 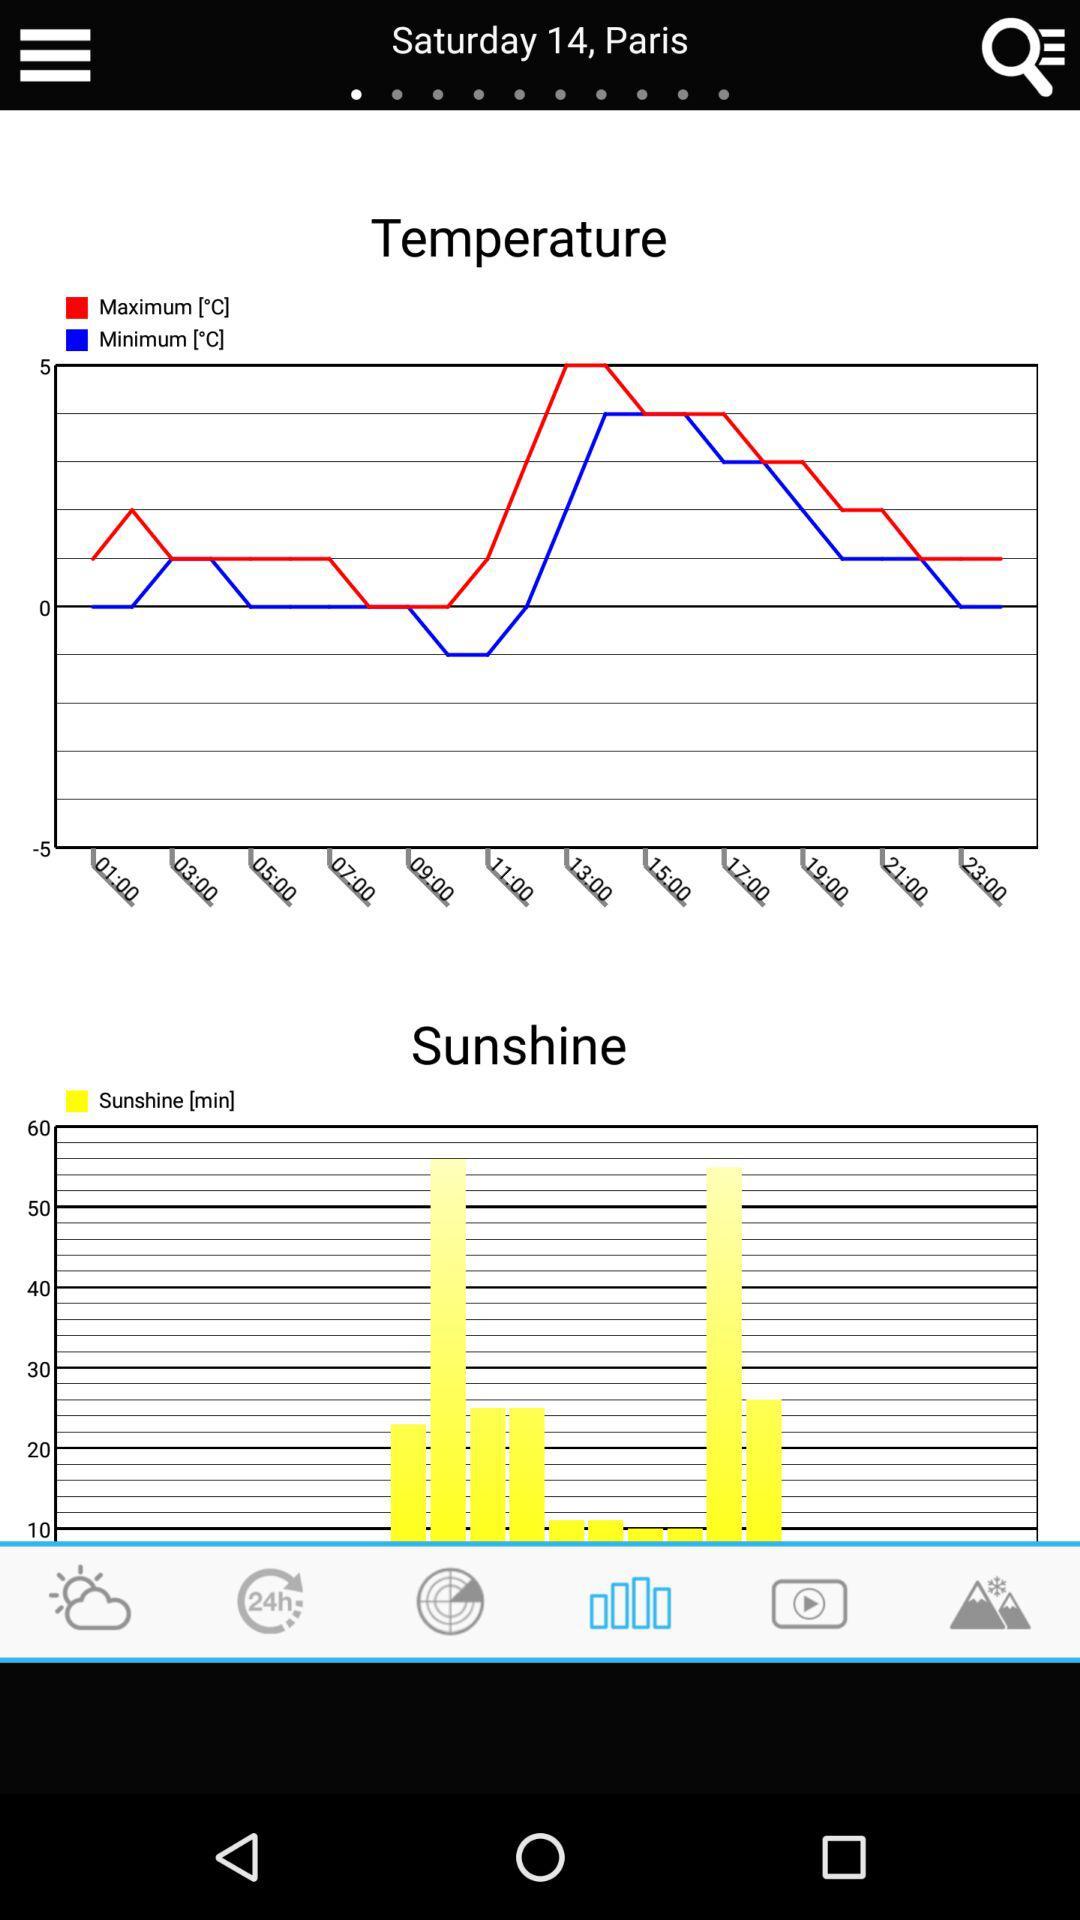 What do you see at coordinates (1024, 55) in the screenshot?
I see `search` at bounding box center [1024, 55].